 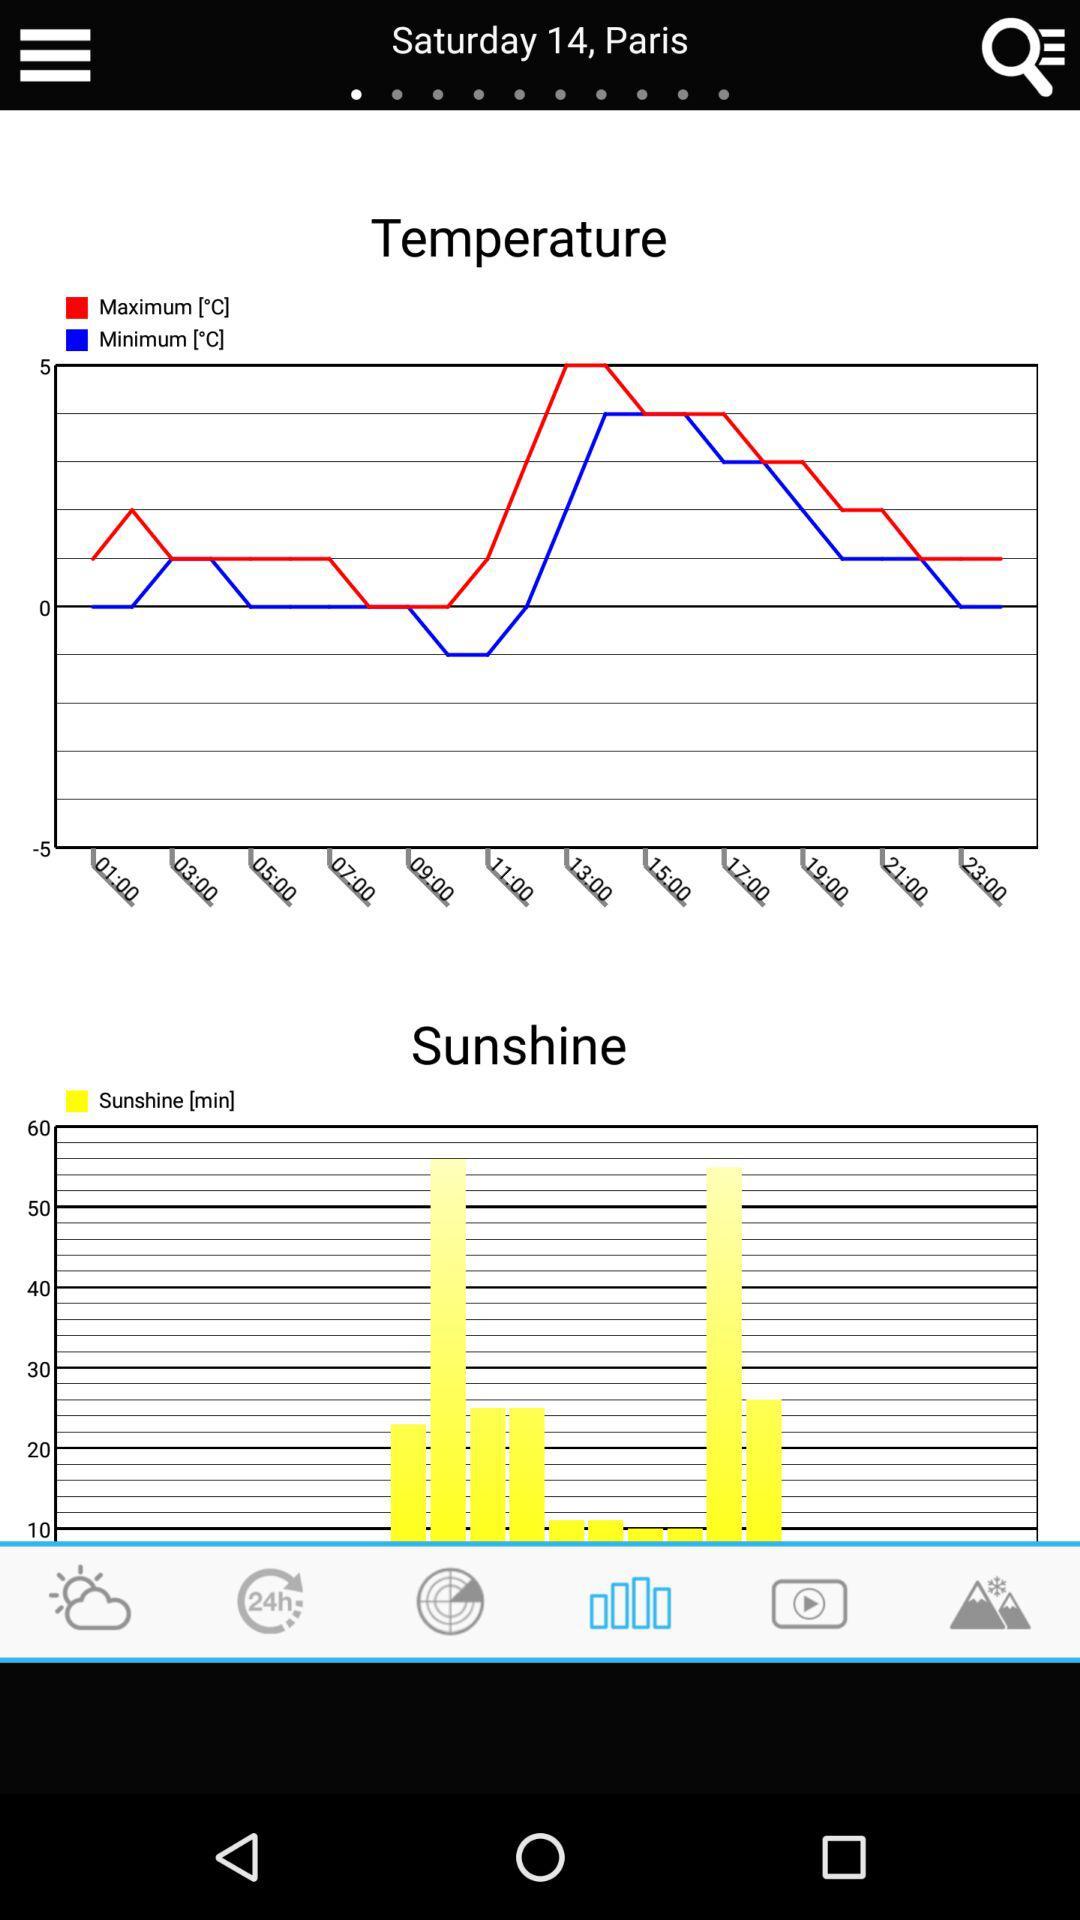 What do you see at coordinates (1024, 55) in the screenshot?
I see `search` at bounding box center [1024, 55].